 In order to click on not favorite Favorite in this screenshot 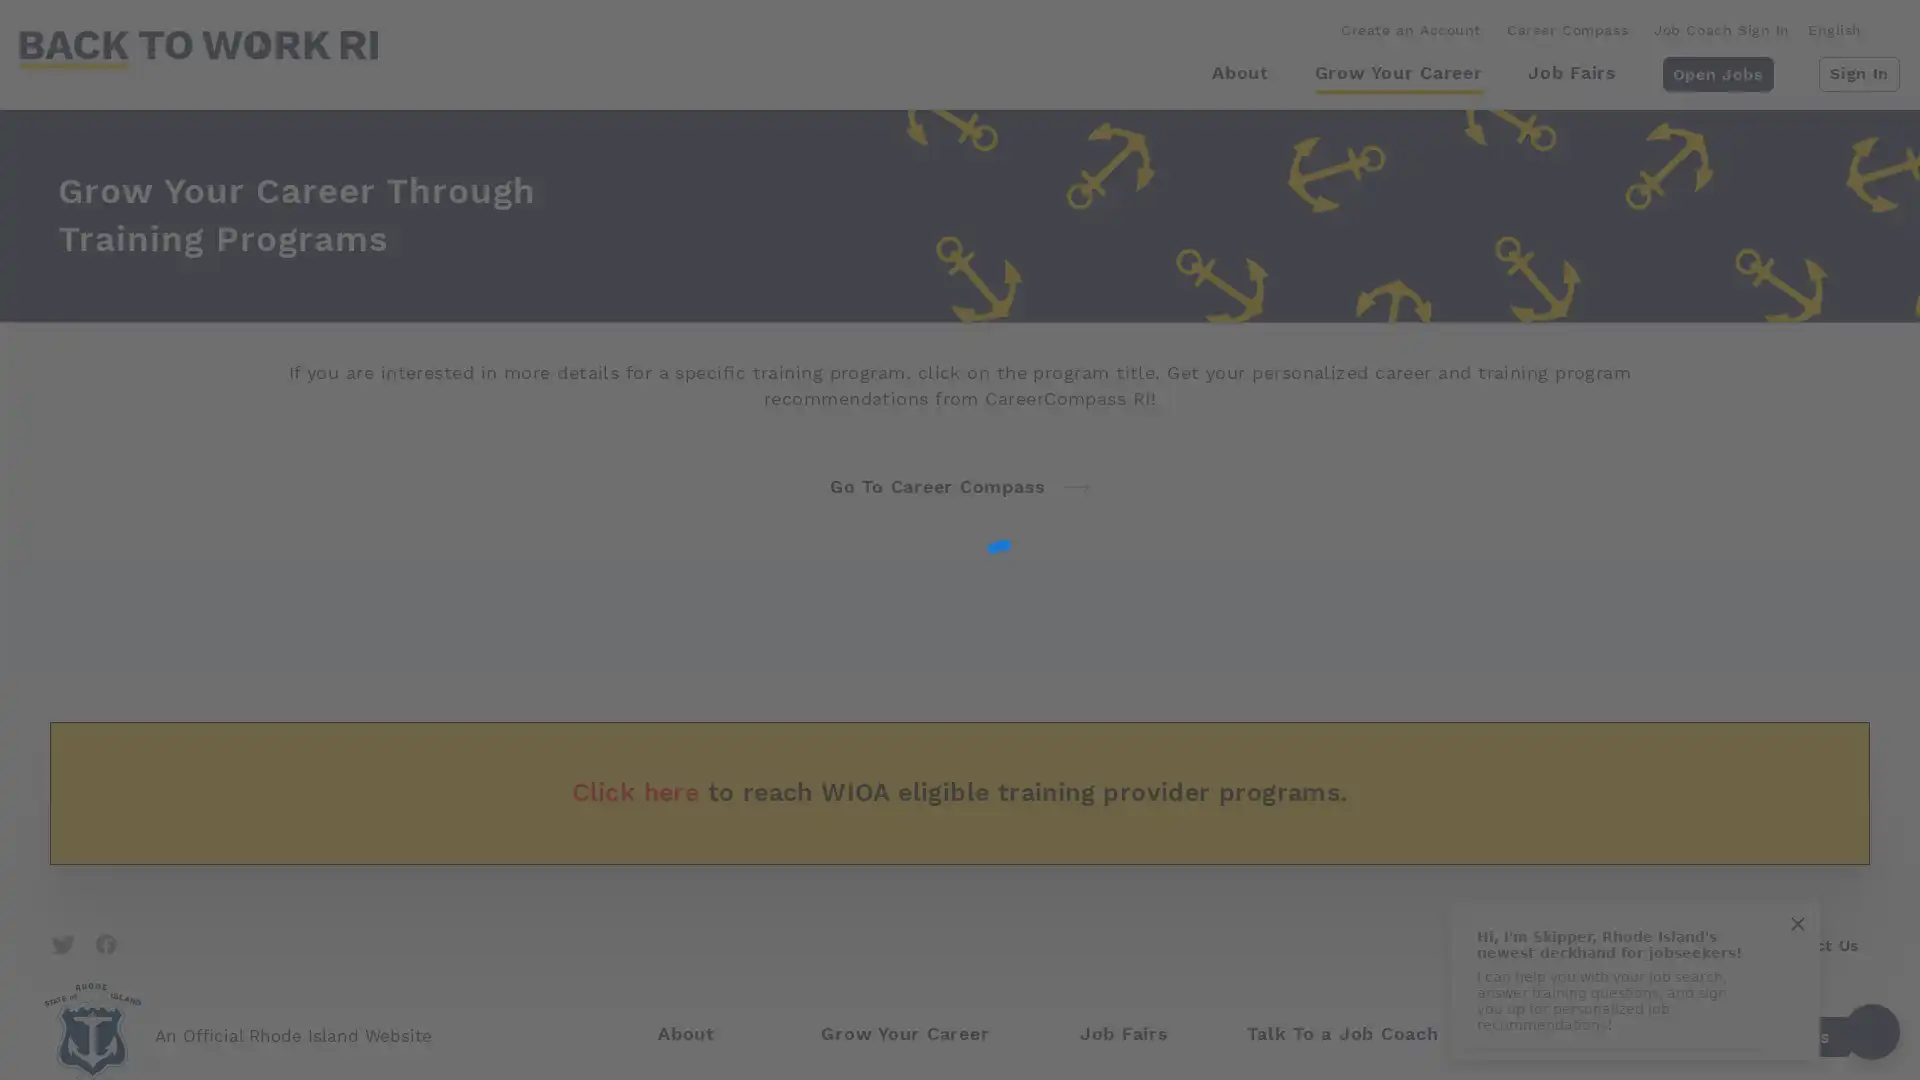, I will do `click(1779, 632)`.